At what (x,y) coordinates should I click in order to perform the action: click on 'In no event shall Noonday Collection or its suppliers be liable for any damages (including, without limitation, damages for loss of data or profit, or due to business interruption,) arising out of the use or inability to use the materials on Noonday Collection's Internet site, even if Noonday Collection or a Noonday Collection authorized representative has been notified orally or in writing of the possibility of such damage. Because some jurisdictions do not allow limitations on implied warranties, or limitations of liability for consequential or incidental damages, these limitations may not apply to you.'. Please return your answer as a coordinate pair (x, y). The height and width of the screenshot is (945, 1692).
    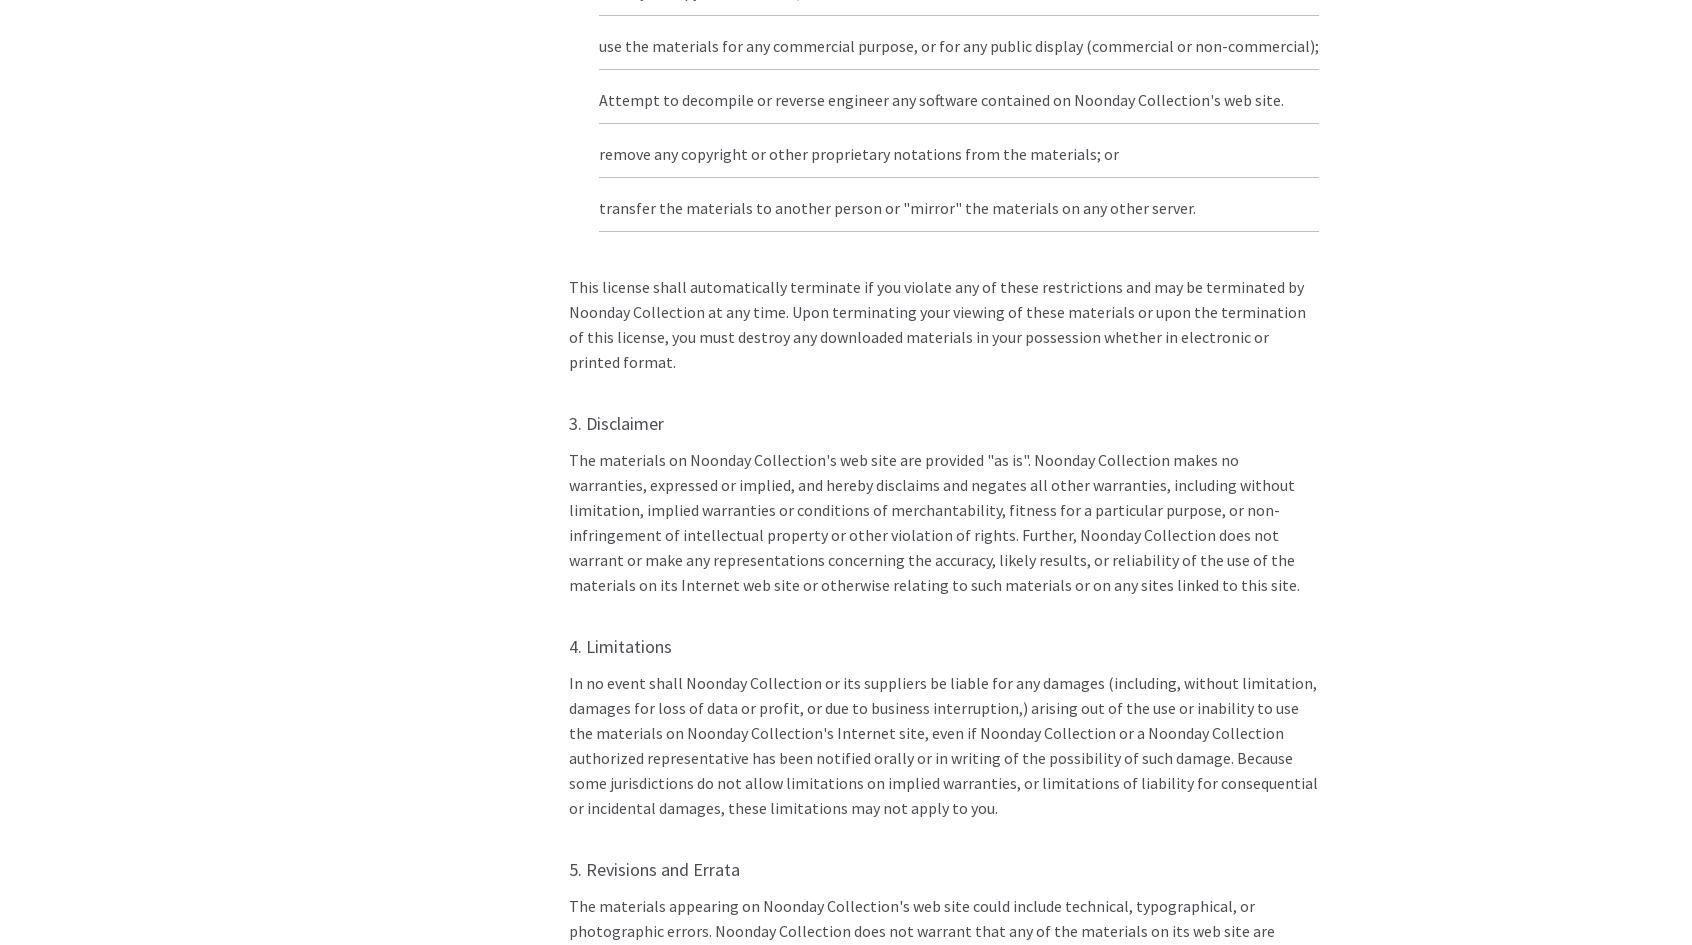
    Looking at the image, I should click on (942, 744).